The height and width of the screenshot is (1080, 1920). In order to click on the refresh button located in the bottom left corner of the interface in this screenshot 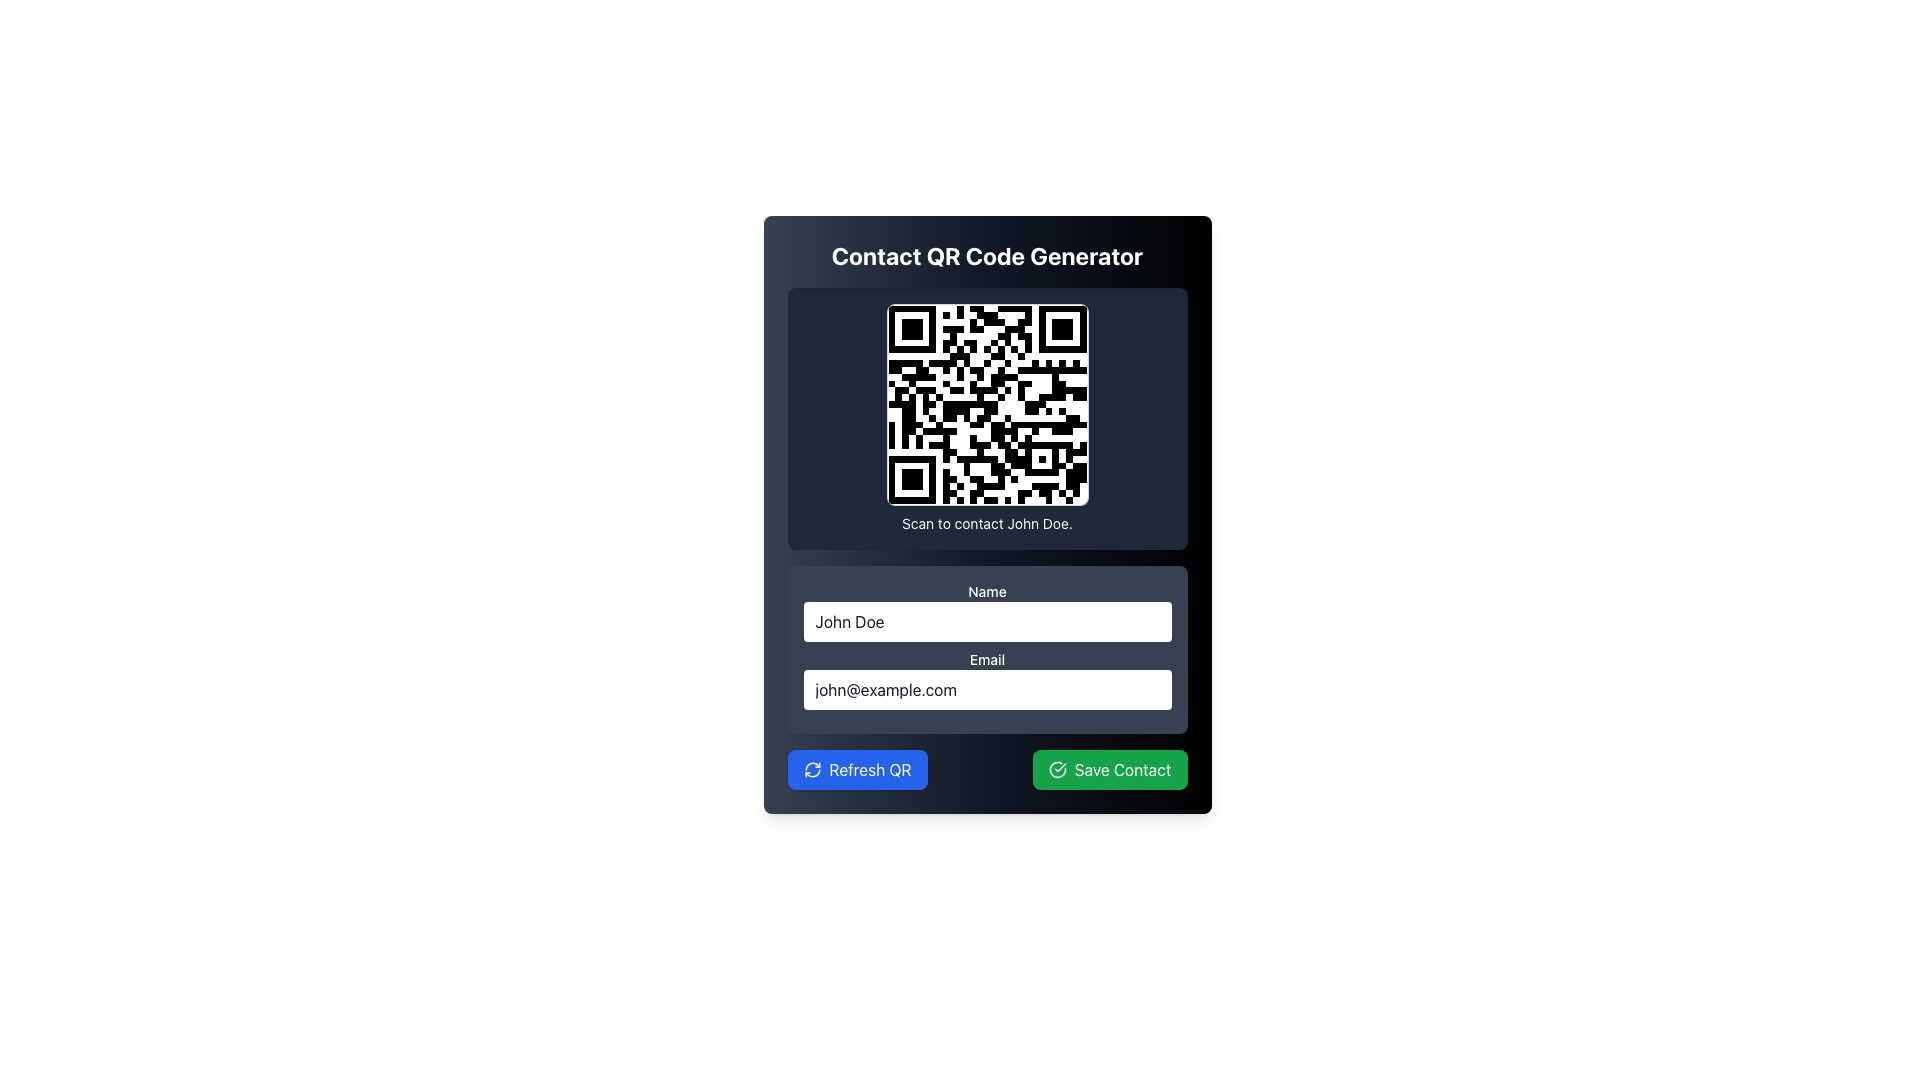, I will do `click(857, 769)`.